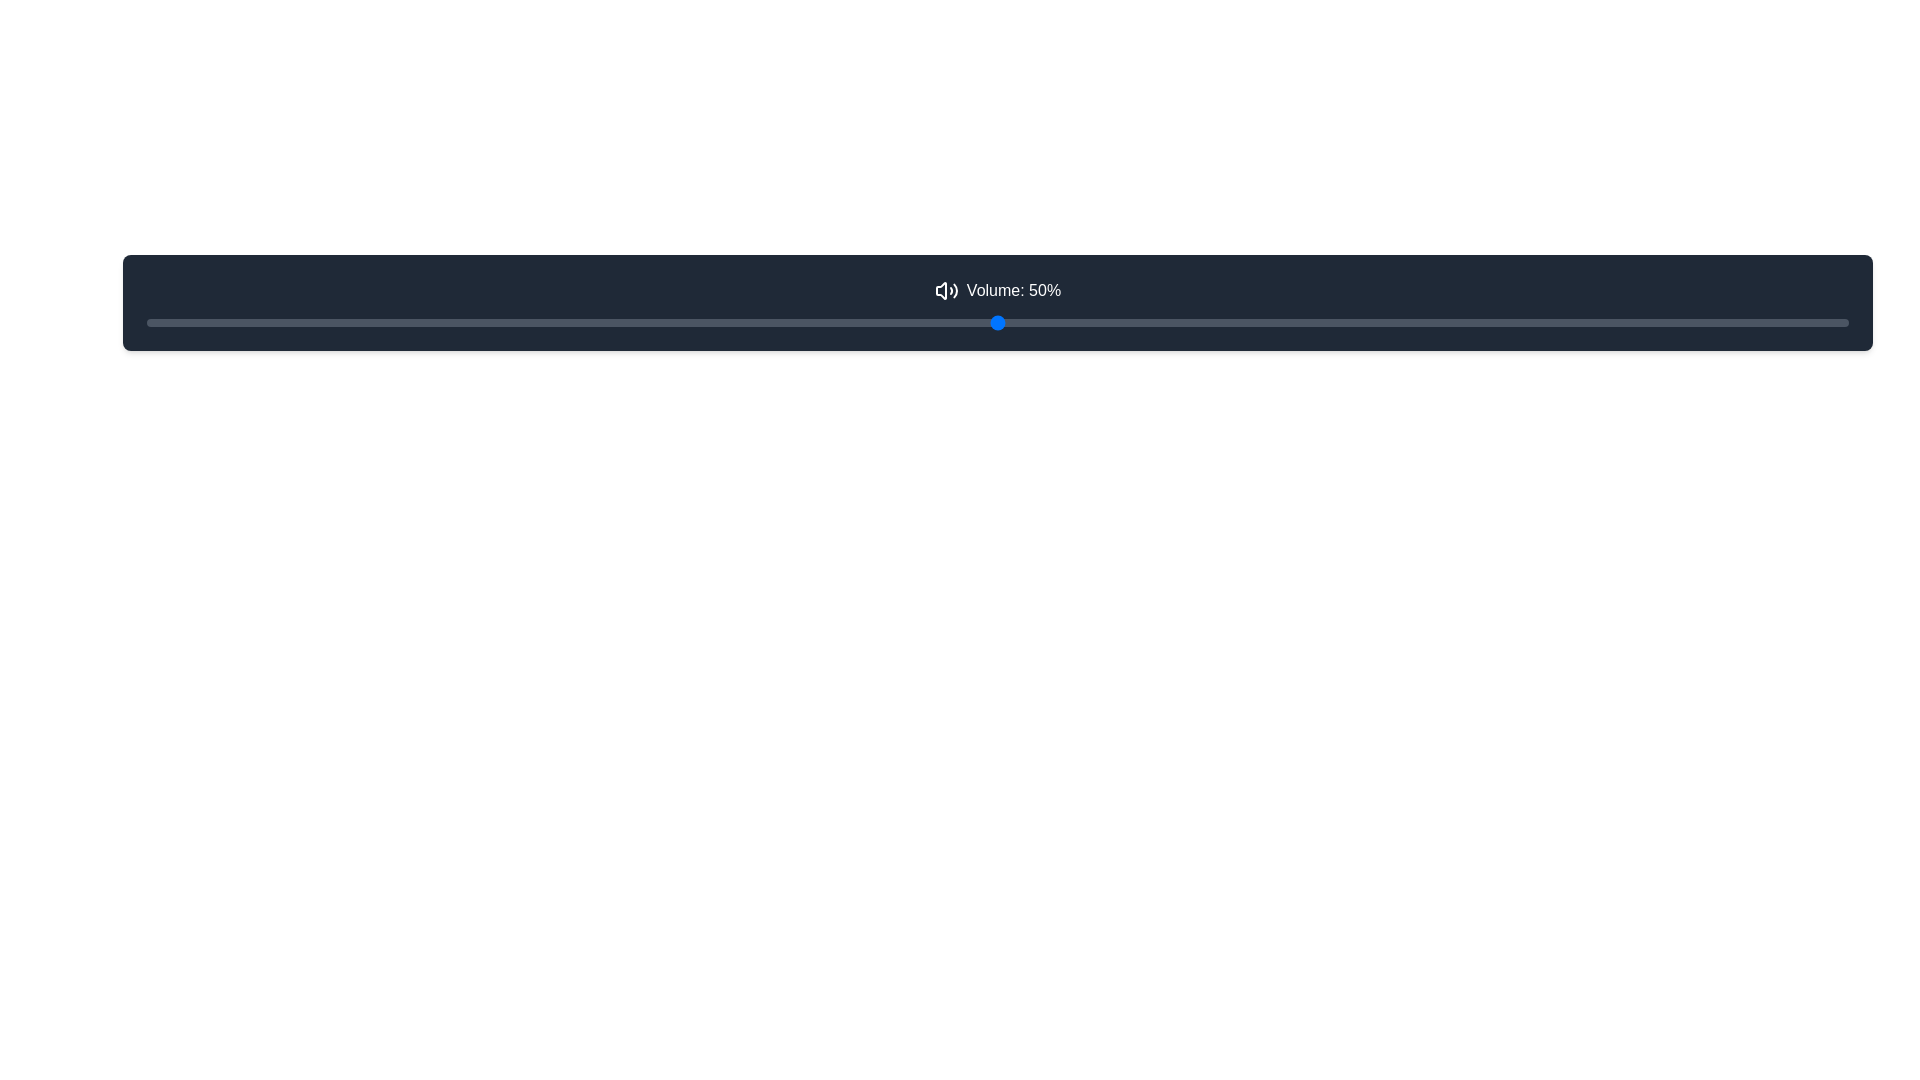 This screenshot has height=1080, width=1920. I want to click on the range slider that adjusts the volume level, currently set to 50%, located beneath the 'Volume: 50%' text and volume icon, so click(998, 322).